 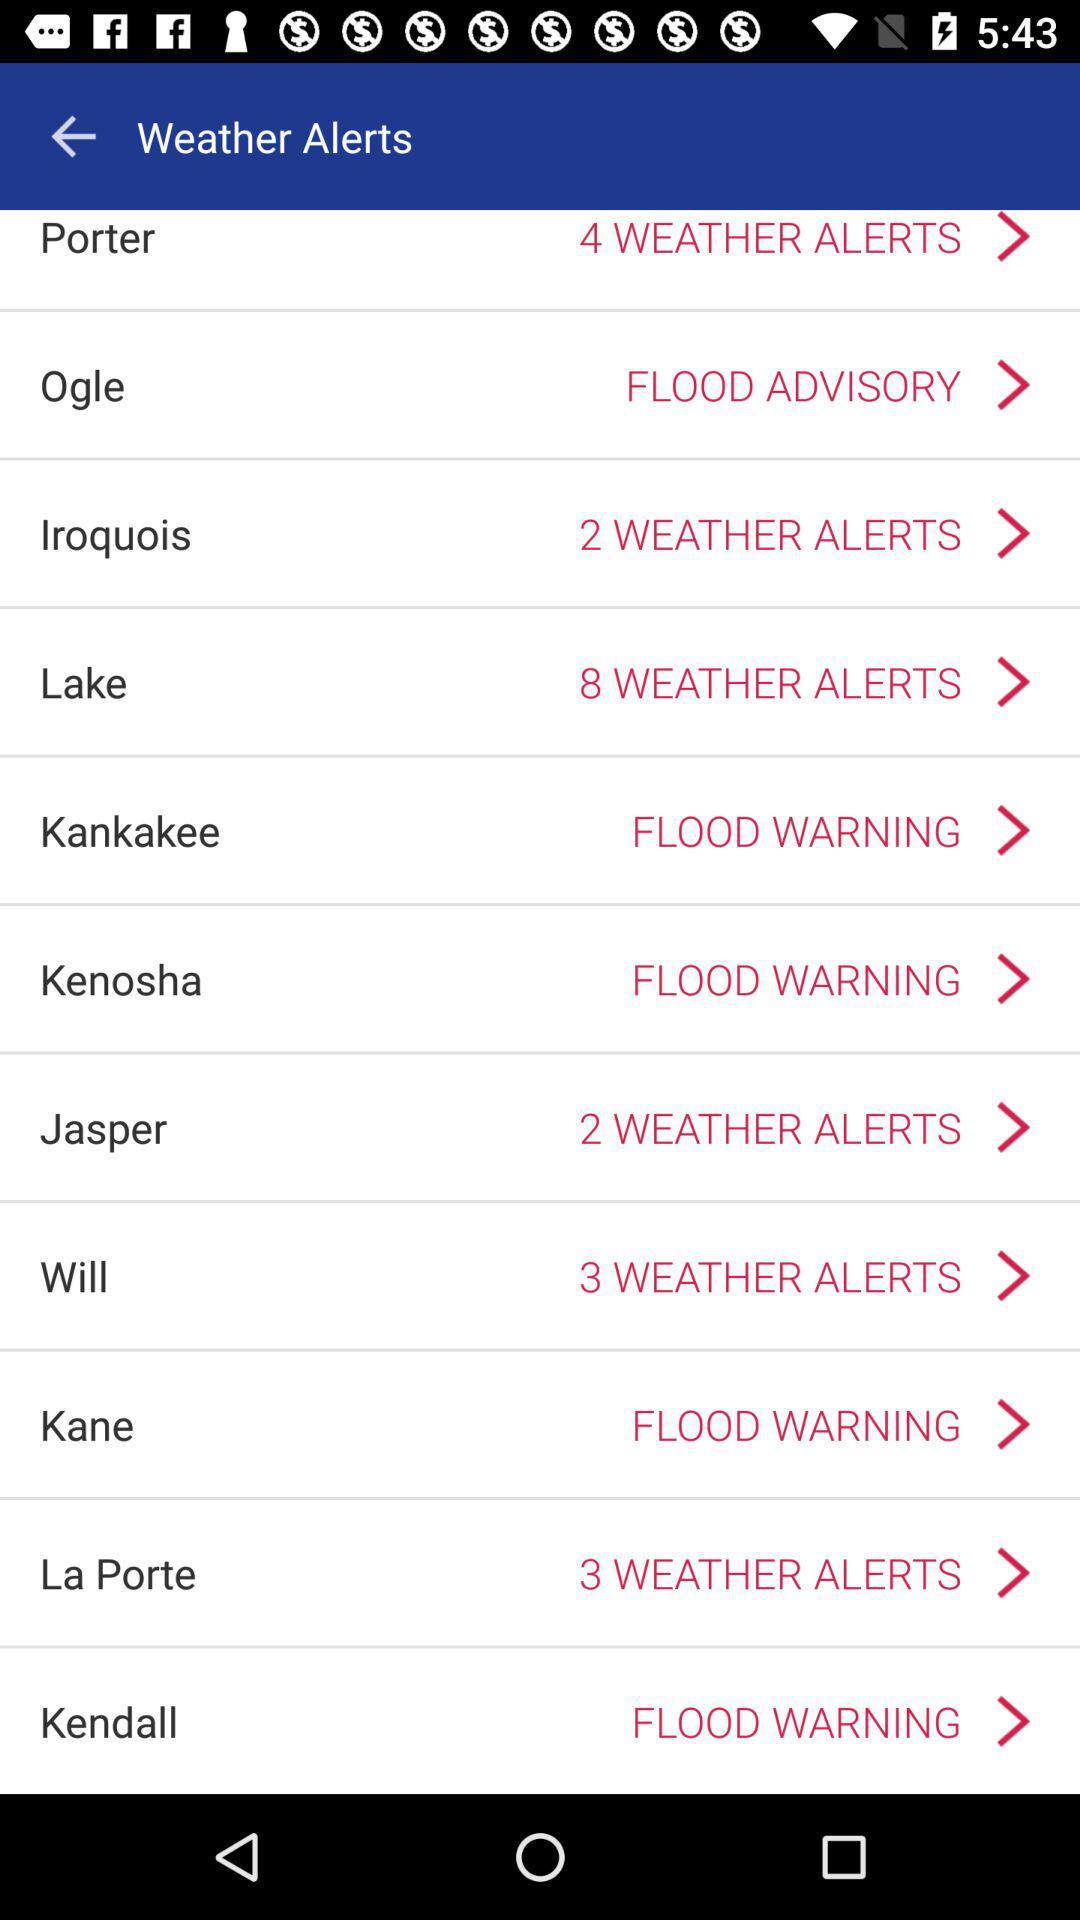 I want to click on item next to the 2 weather alerts icon, so click(x=115, y=533).